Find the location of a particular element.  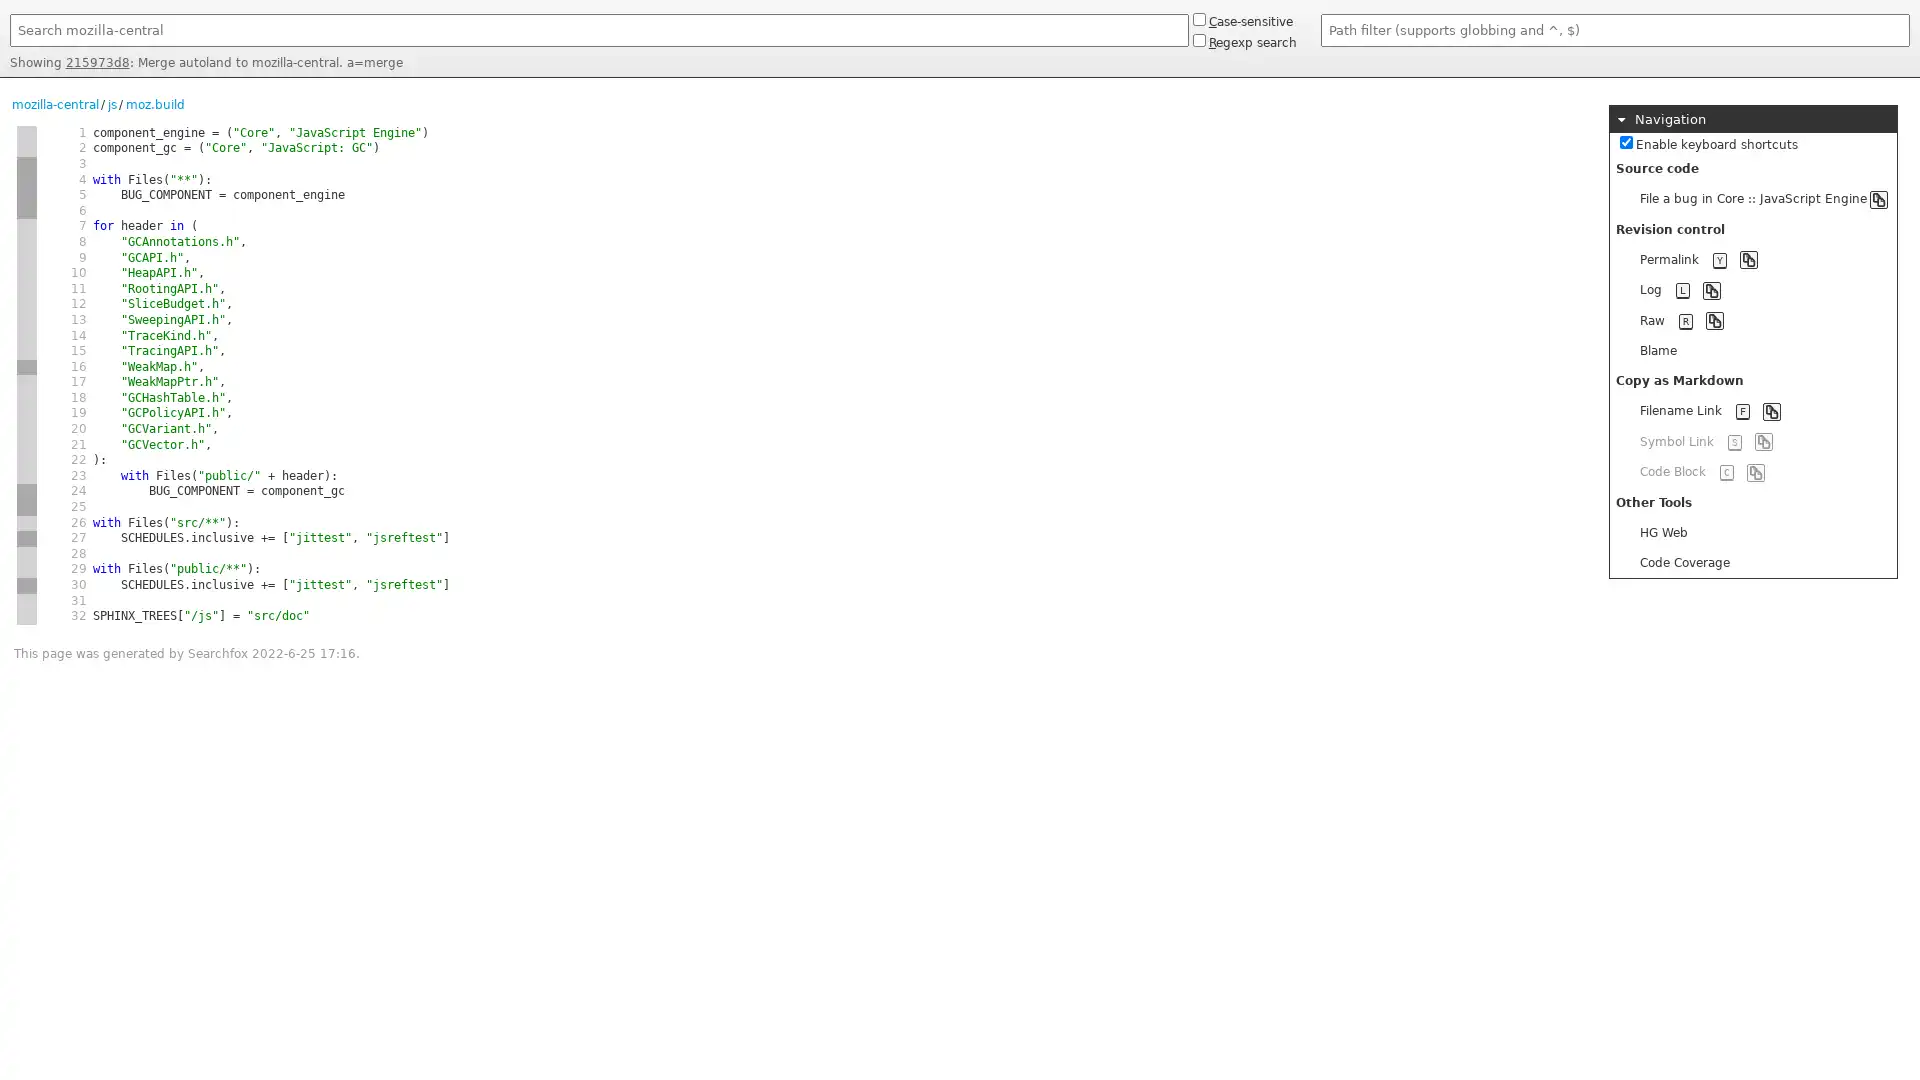

same hash 1 is located at coordinates (27, 334).